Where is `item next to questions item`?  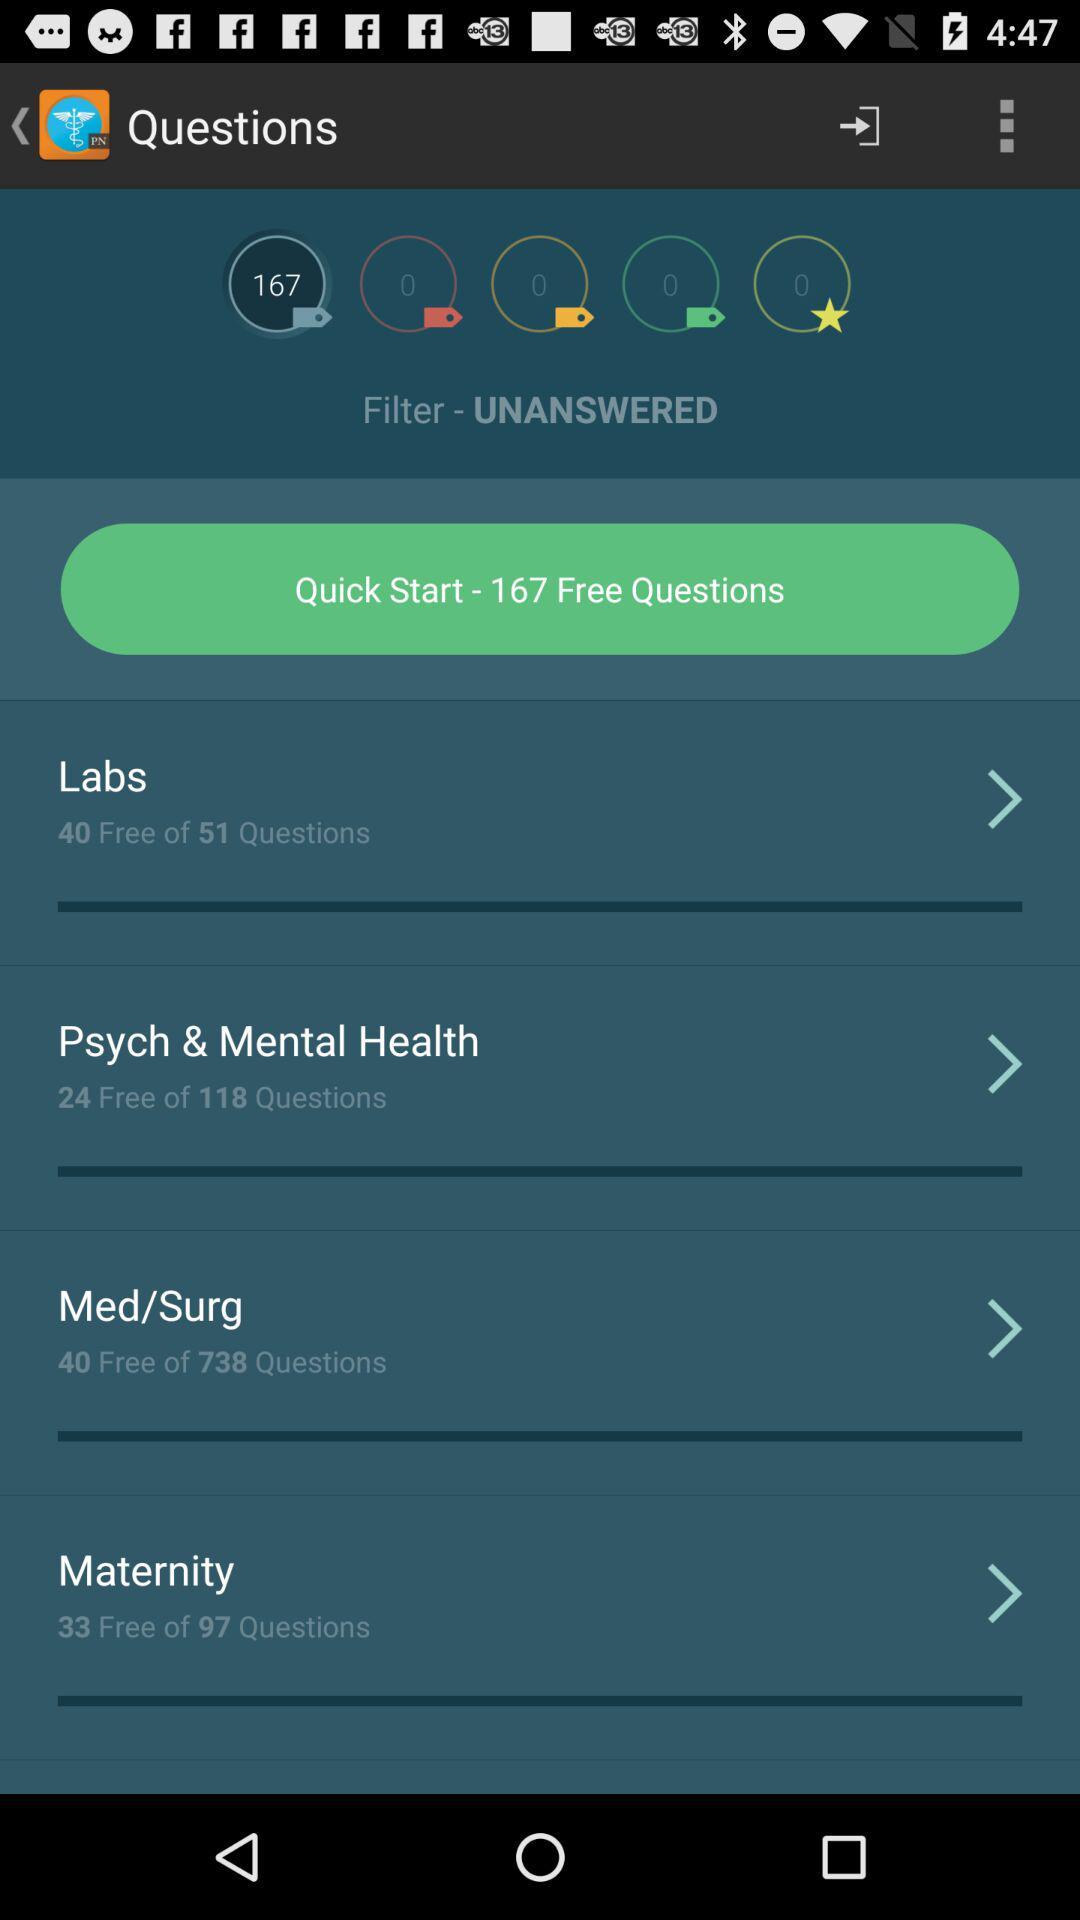 item next to questions item is located at coordinates (858, 124).